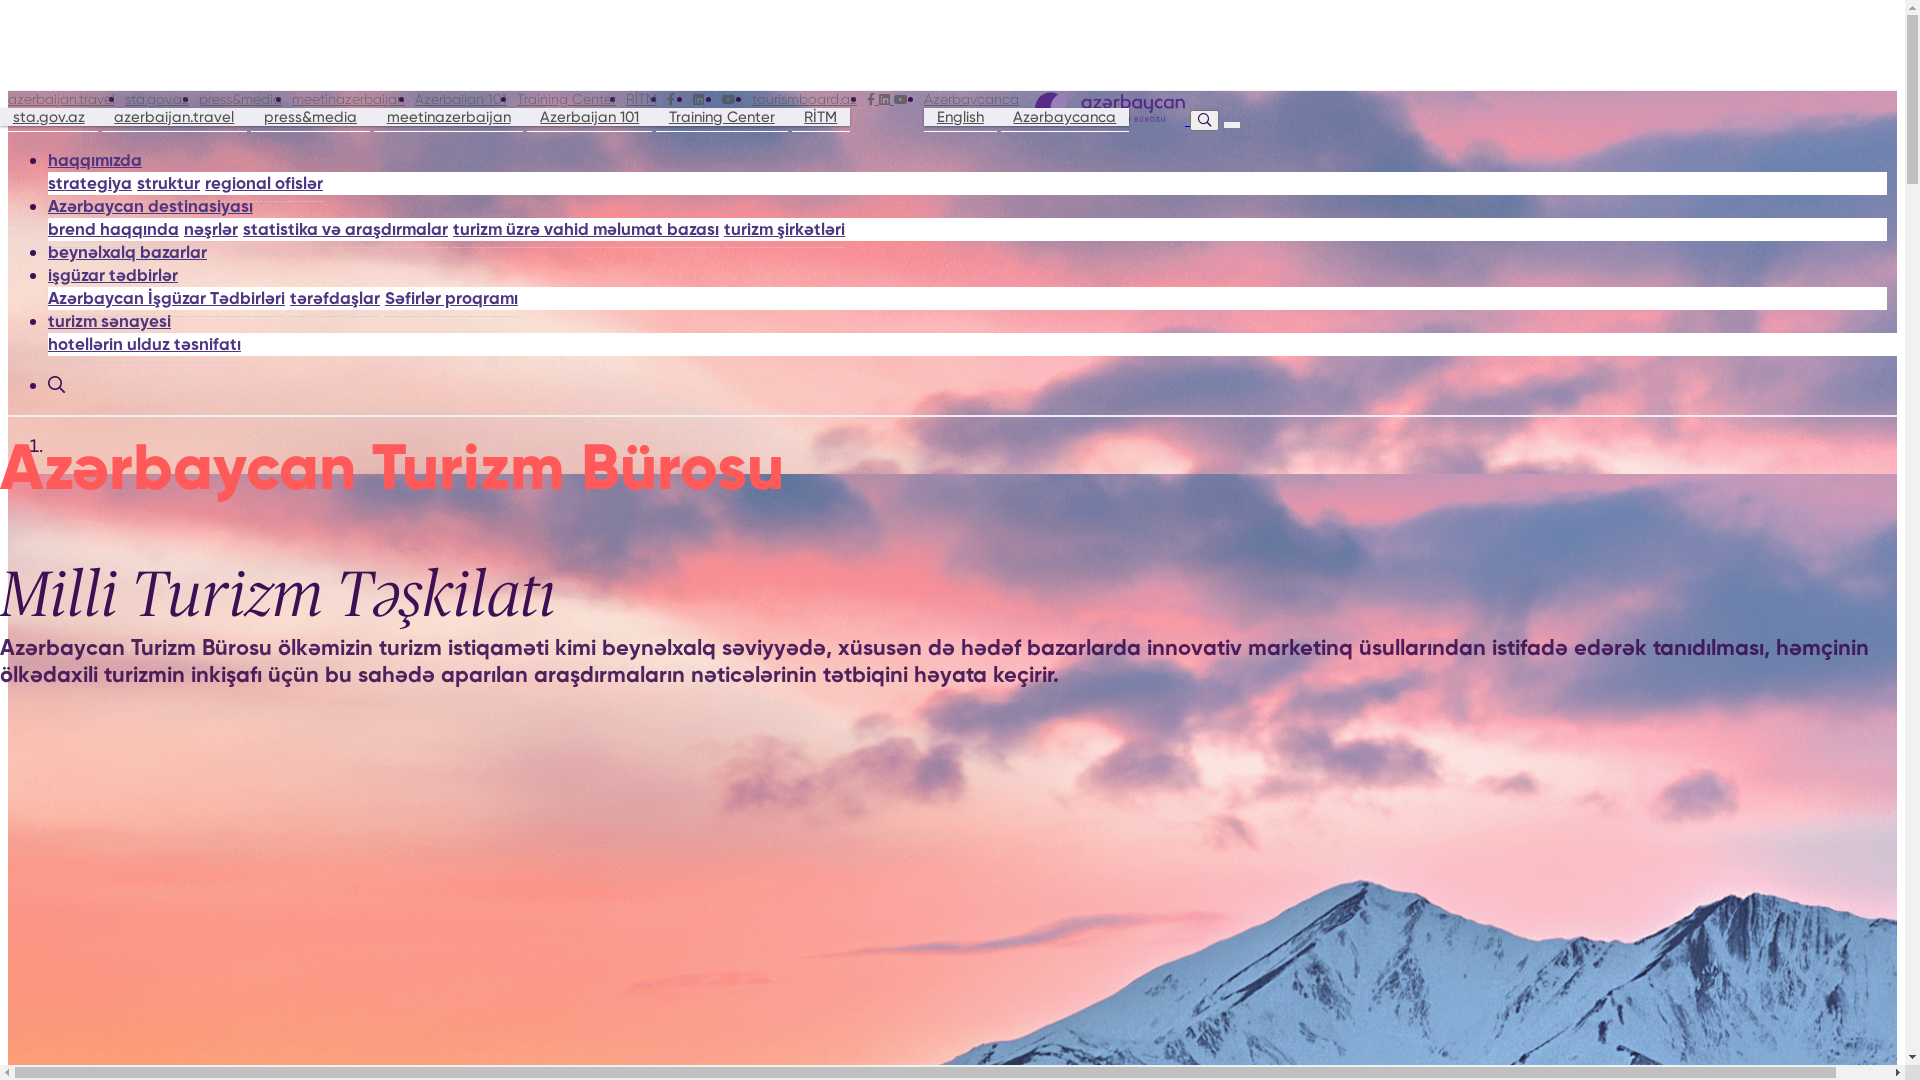  Describe the element at coordinates (348, 99) in the screenshot. I see `'meetinazerbaijan'` at that location.